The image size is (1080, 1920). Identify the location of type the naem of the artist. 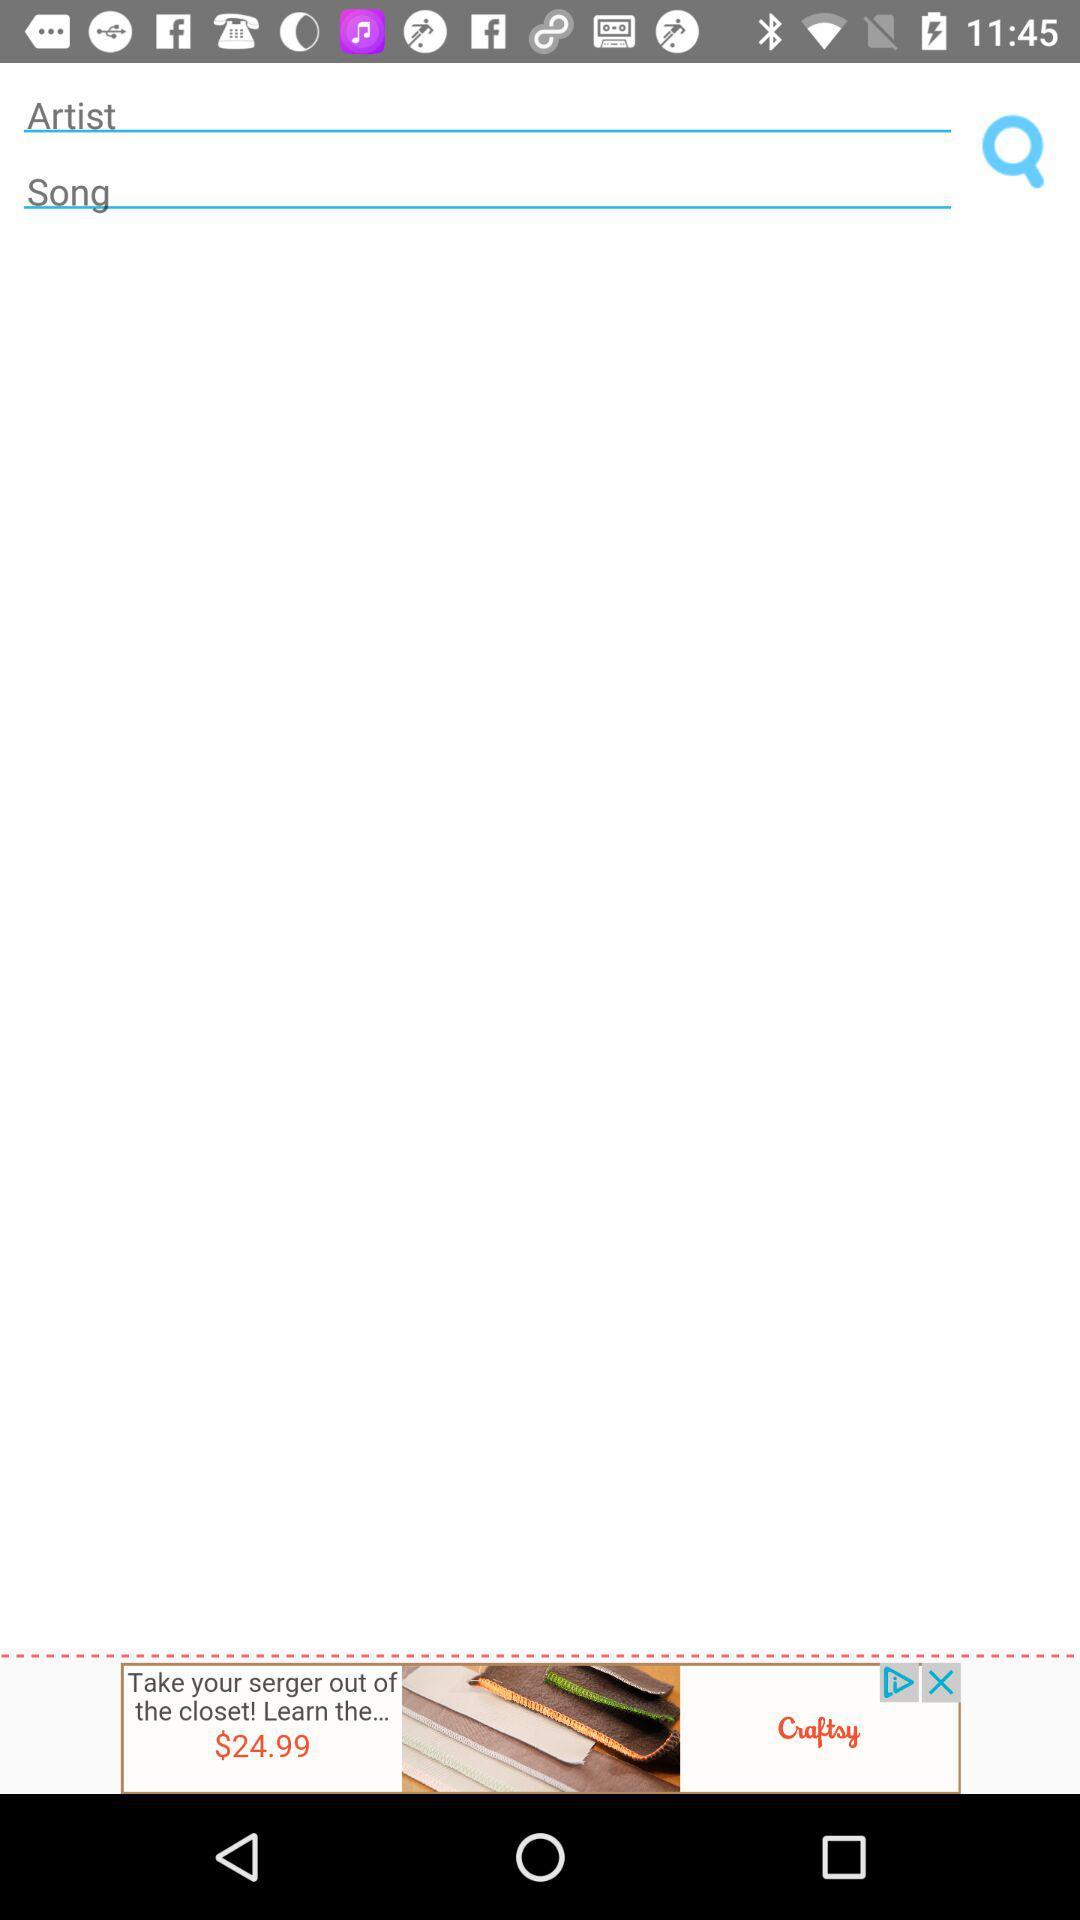
(487, 113).